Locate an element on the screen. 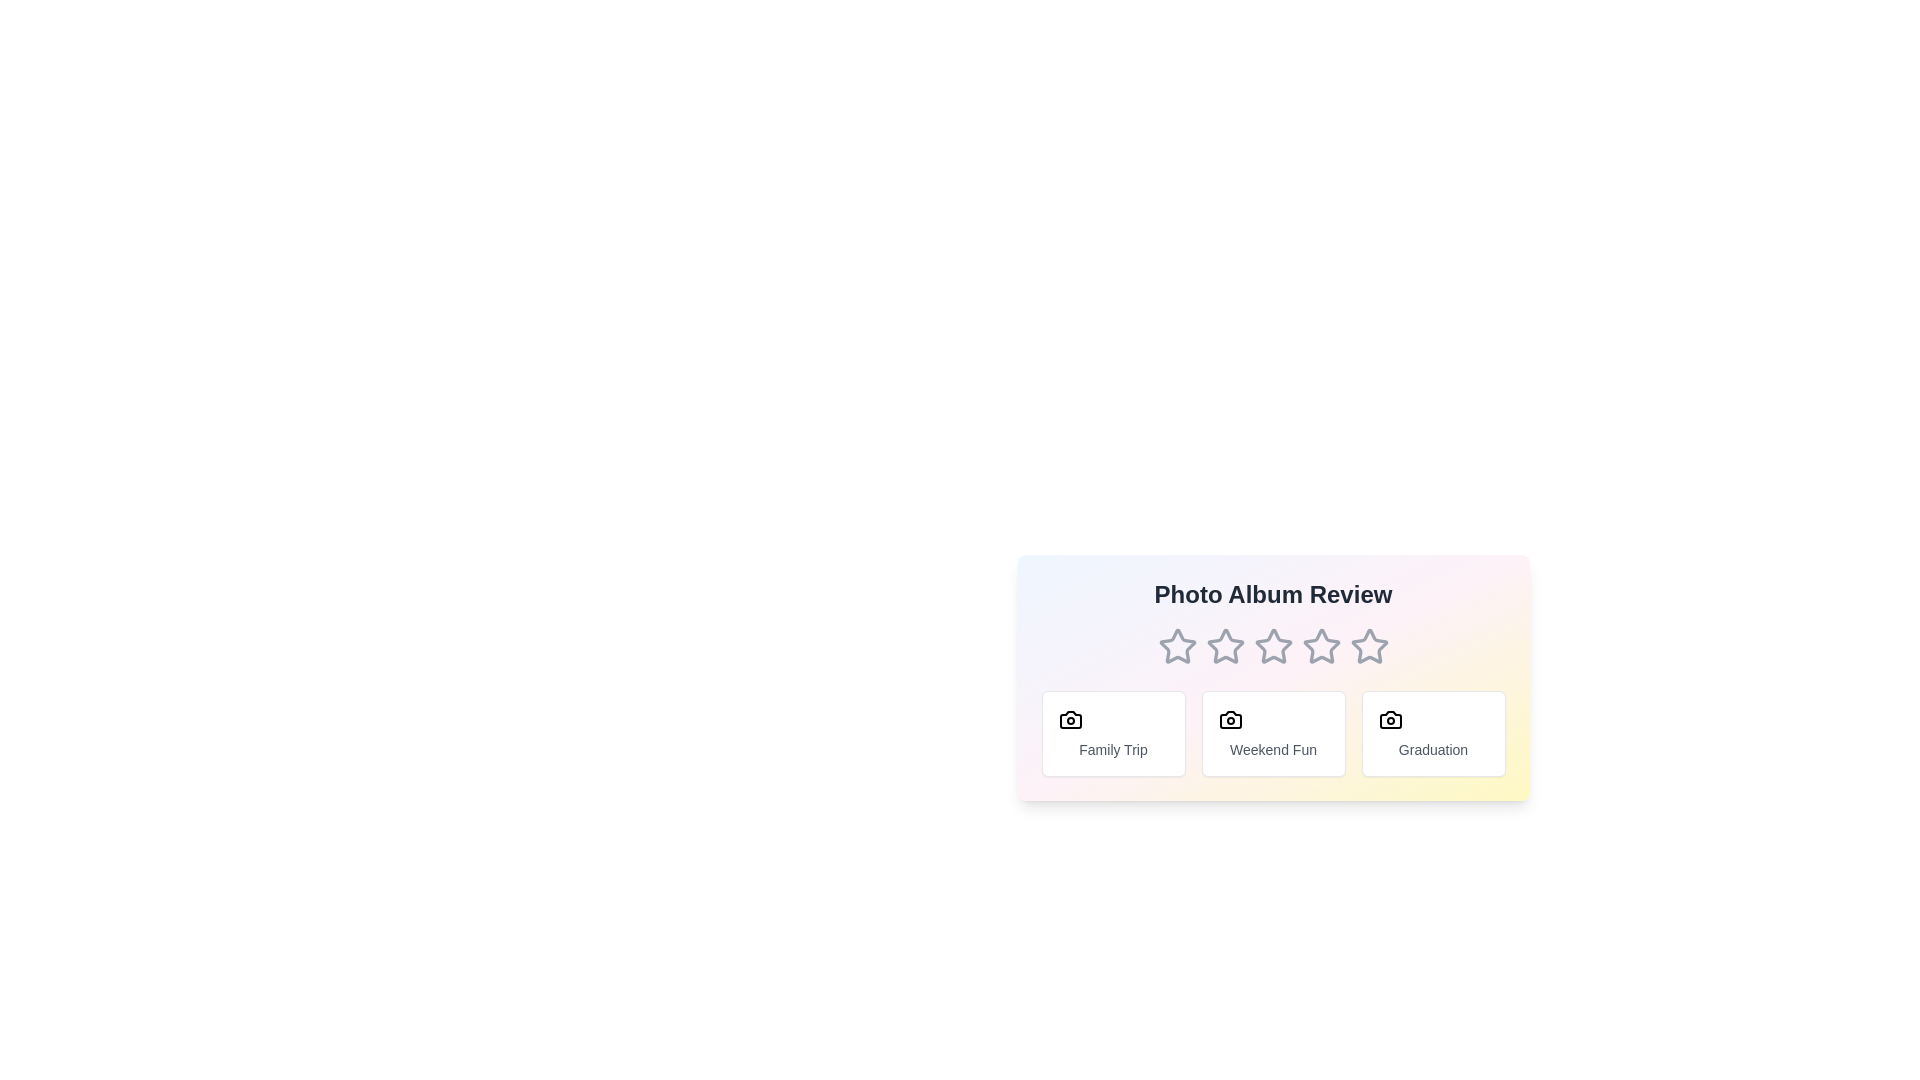  the 3 star to set the rating is located at coordinates (1272, 647).